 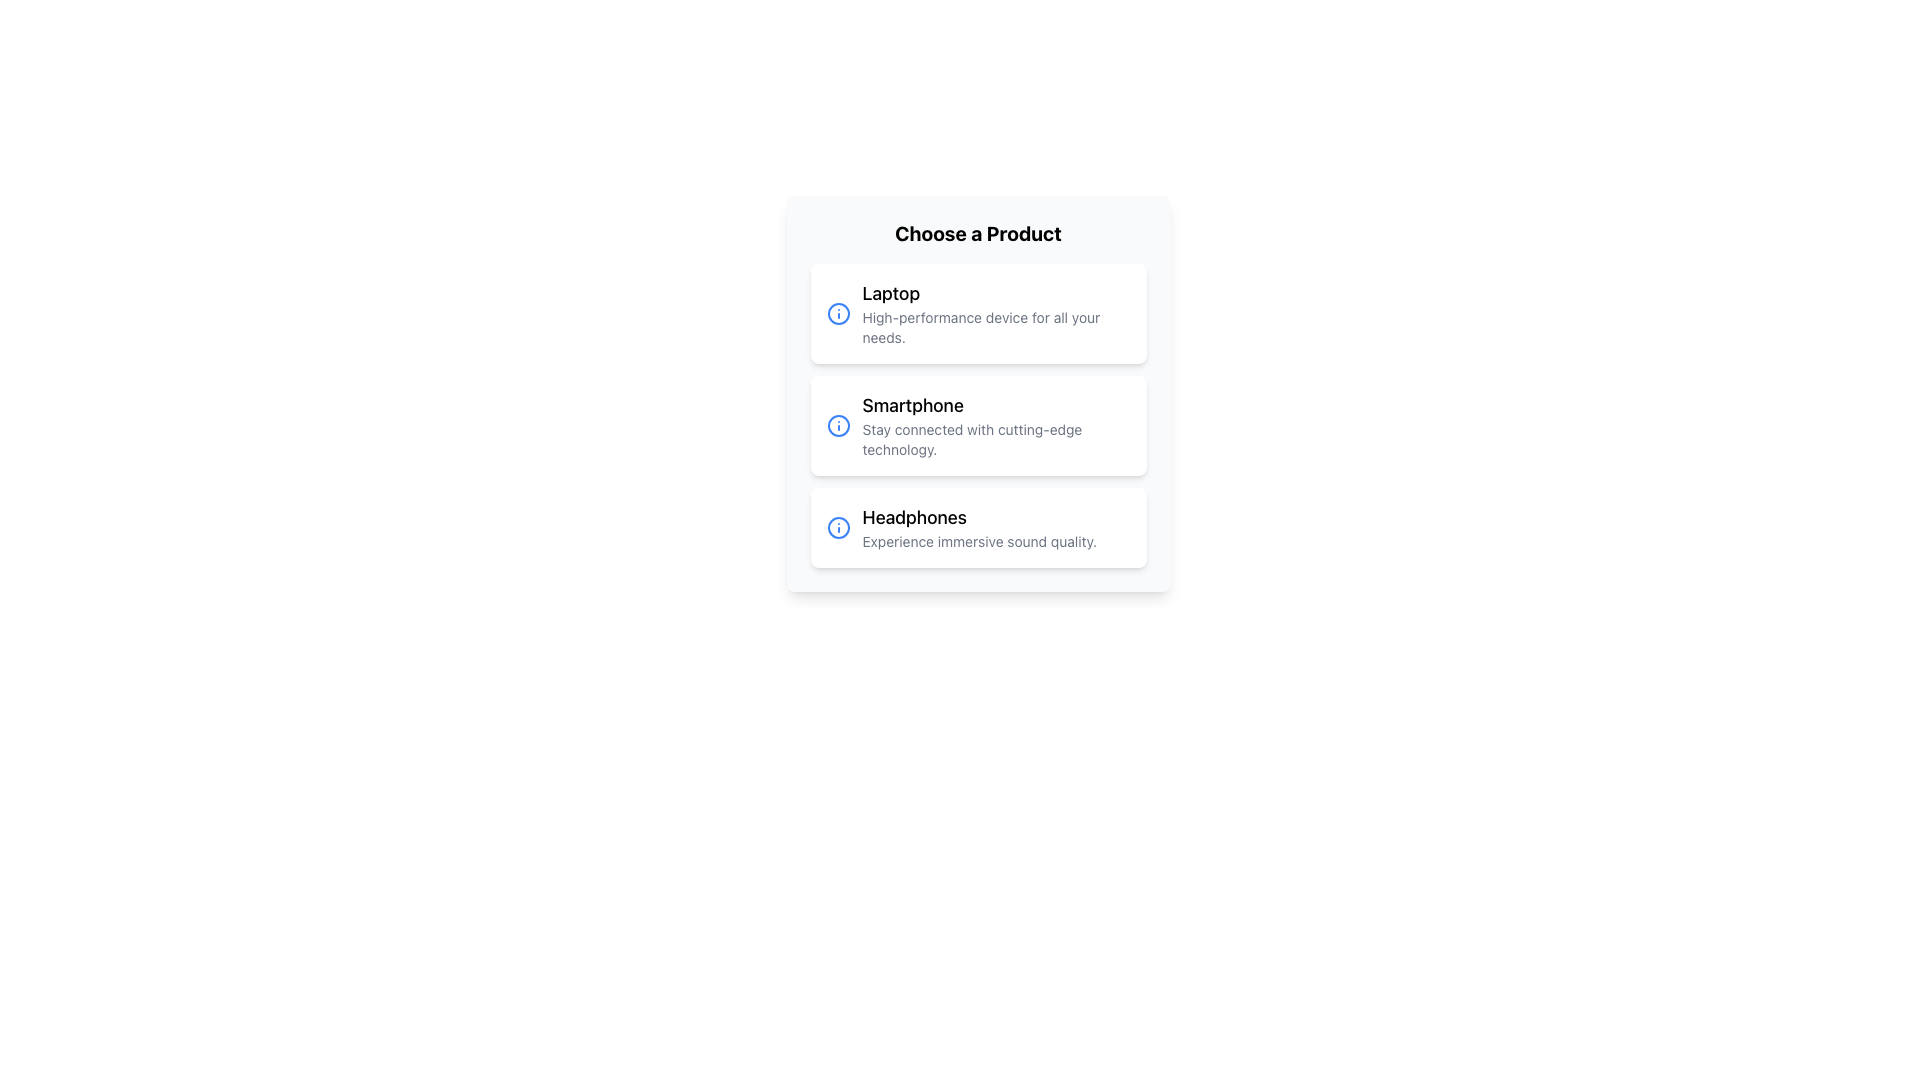 I want to click on the heading text 'Choose a Product', which is bold and large, located at the top of the selection card with a light gray background, so click(x=978, y=233).